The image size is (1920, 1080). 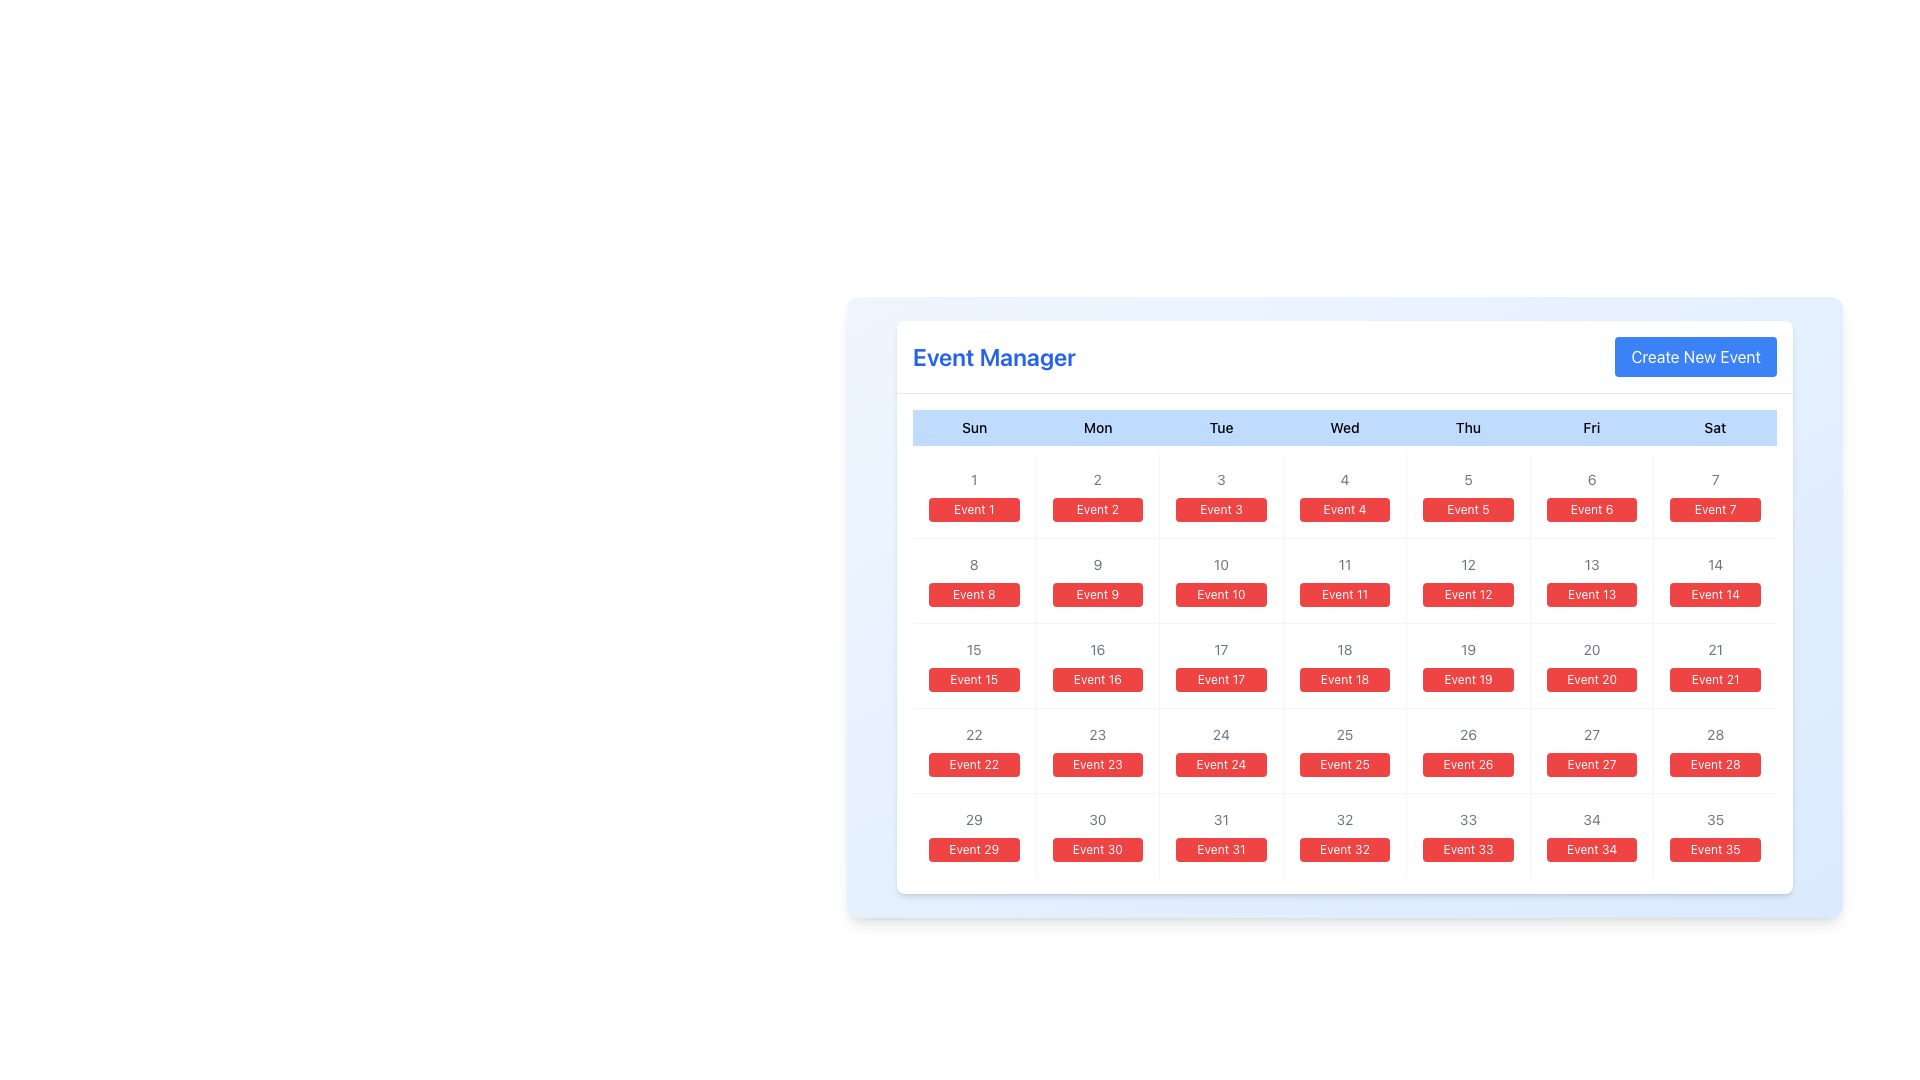 What do you see at coordinates (974, 593) in the screenshot?
I see `the rectangular button with rounded corners, red background, and white text reading 'Event 8' located beneath the header 'Sun'` at bounding box center [974, 593].